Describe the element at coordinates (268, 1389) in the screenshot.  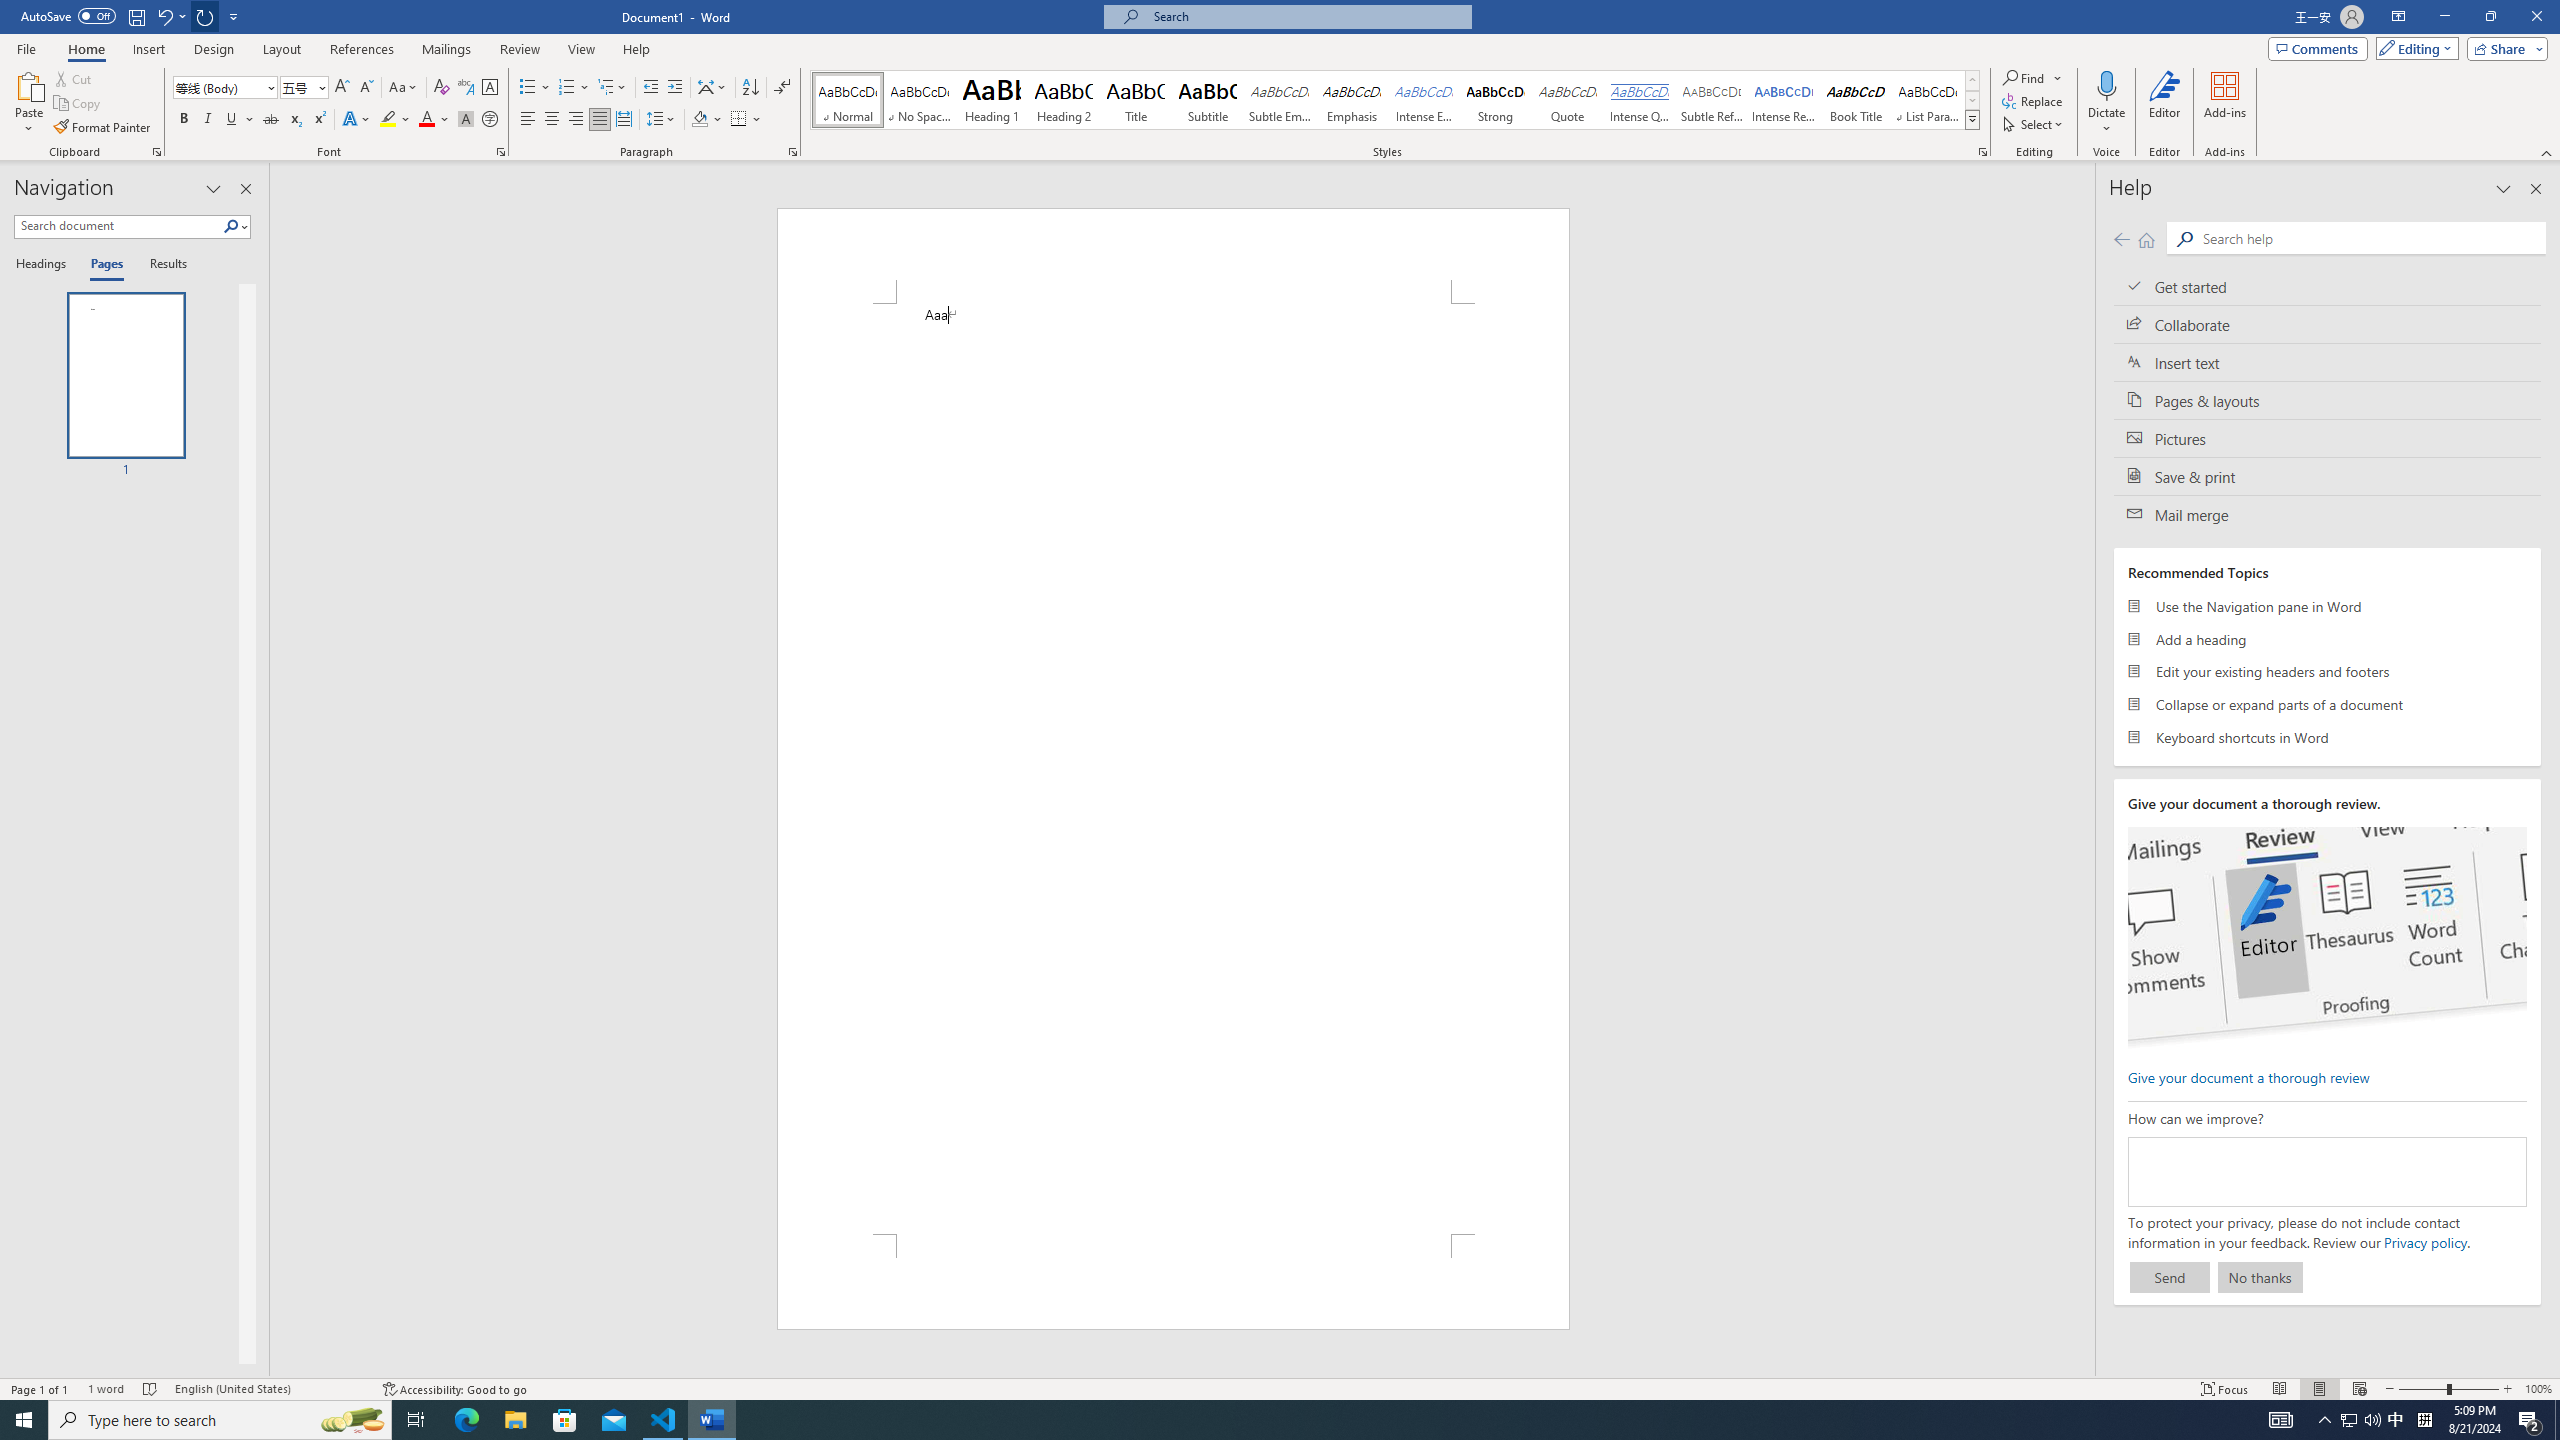
I see `'Language English (United States)'` at that location.